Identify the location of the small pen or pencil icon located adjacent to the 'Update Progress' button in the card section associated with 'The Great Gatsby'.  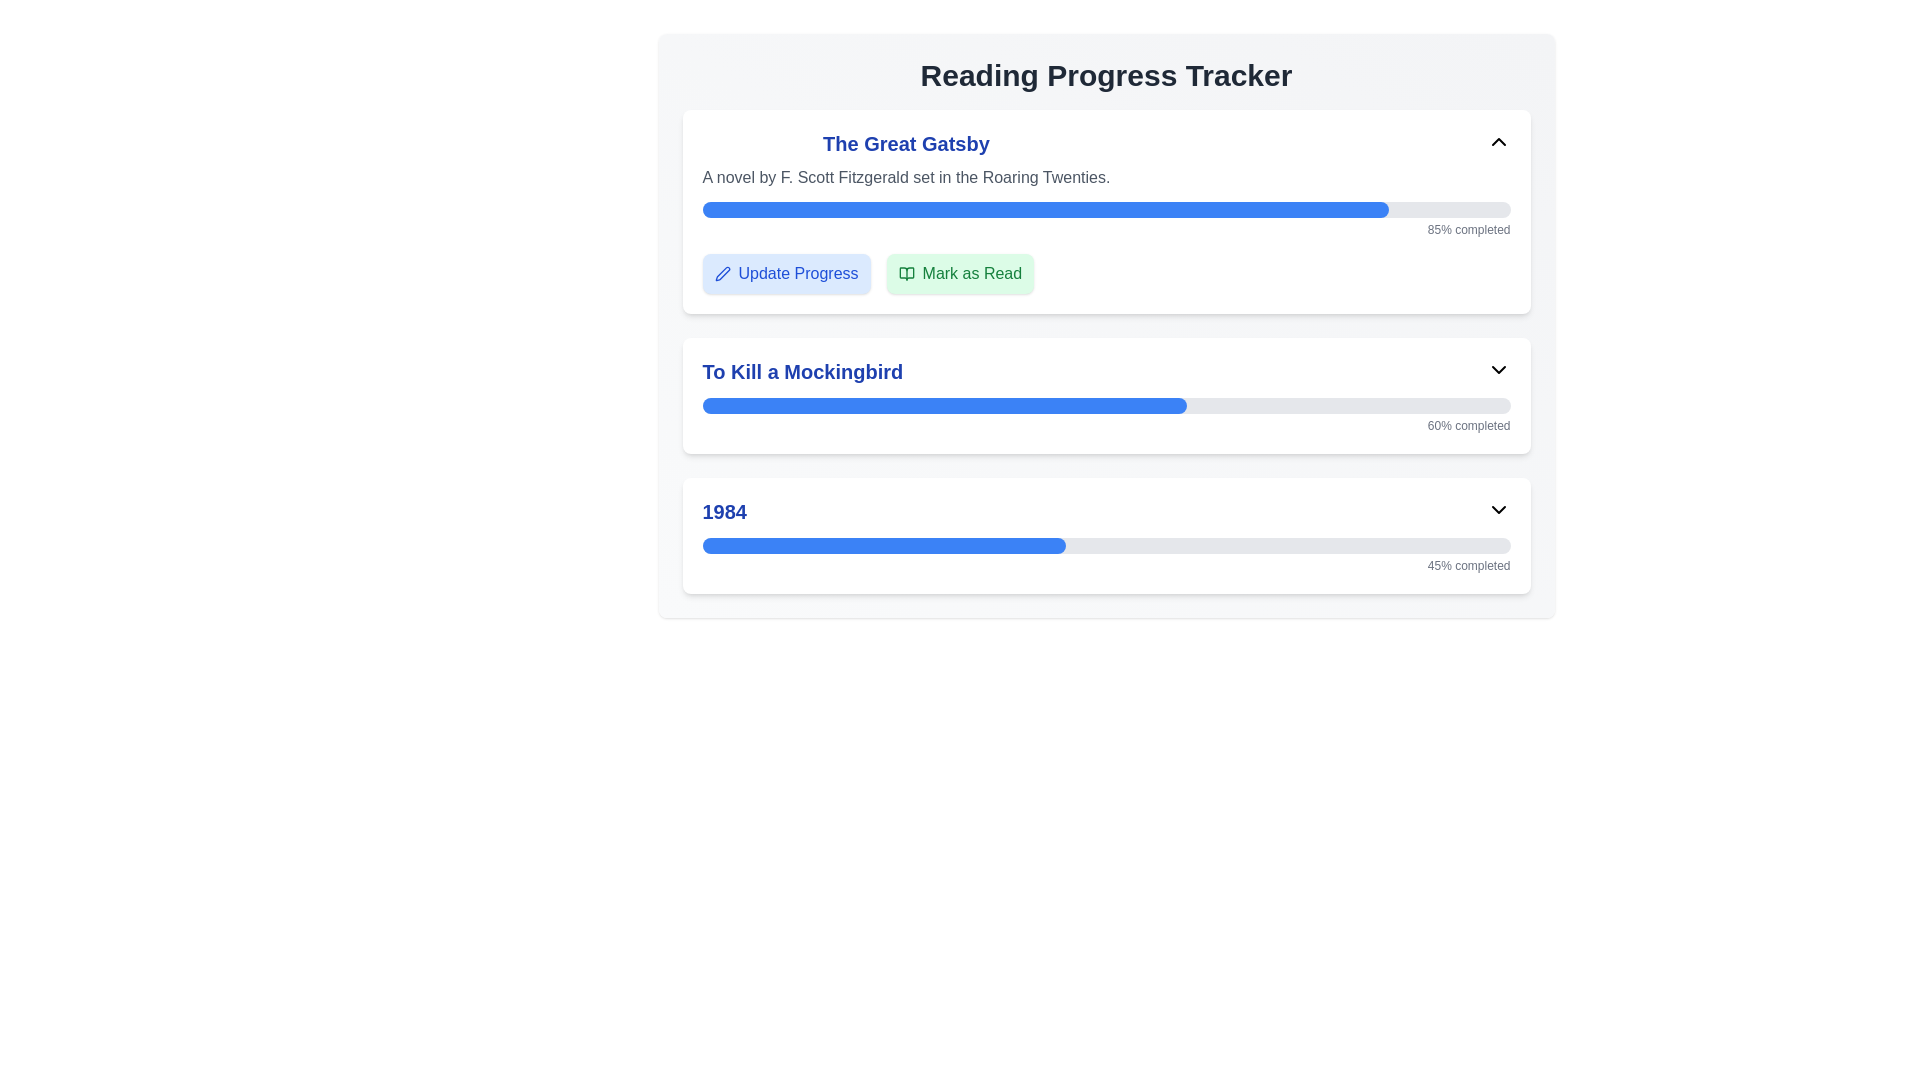
(721, 273).